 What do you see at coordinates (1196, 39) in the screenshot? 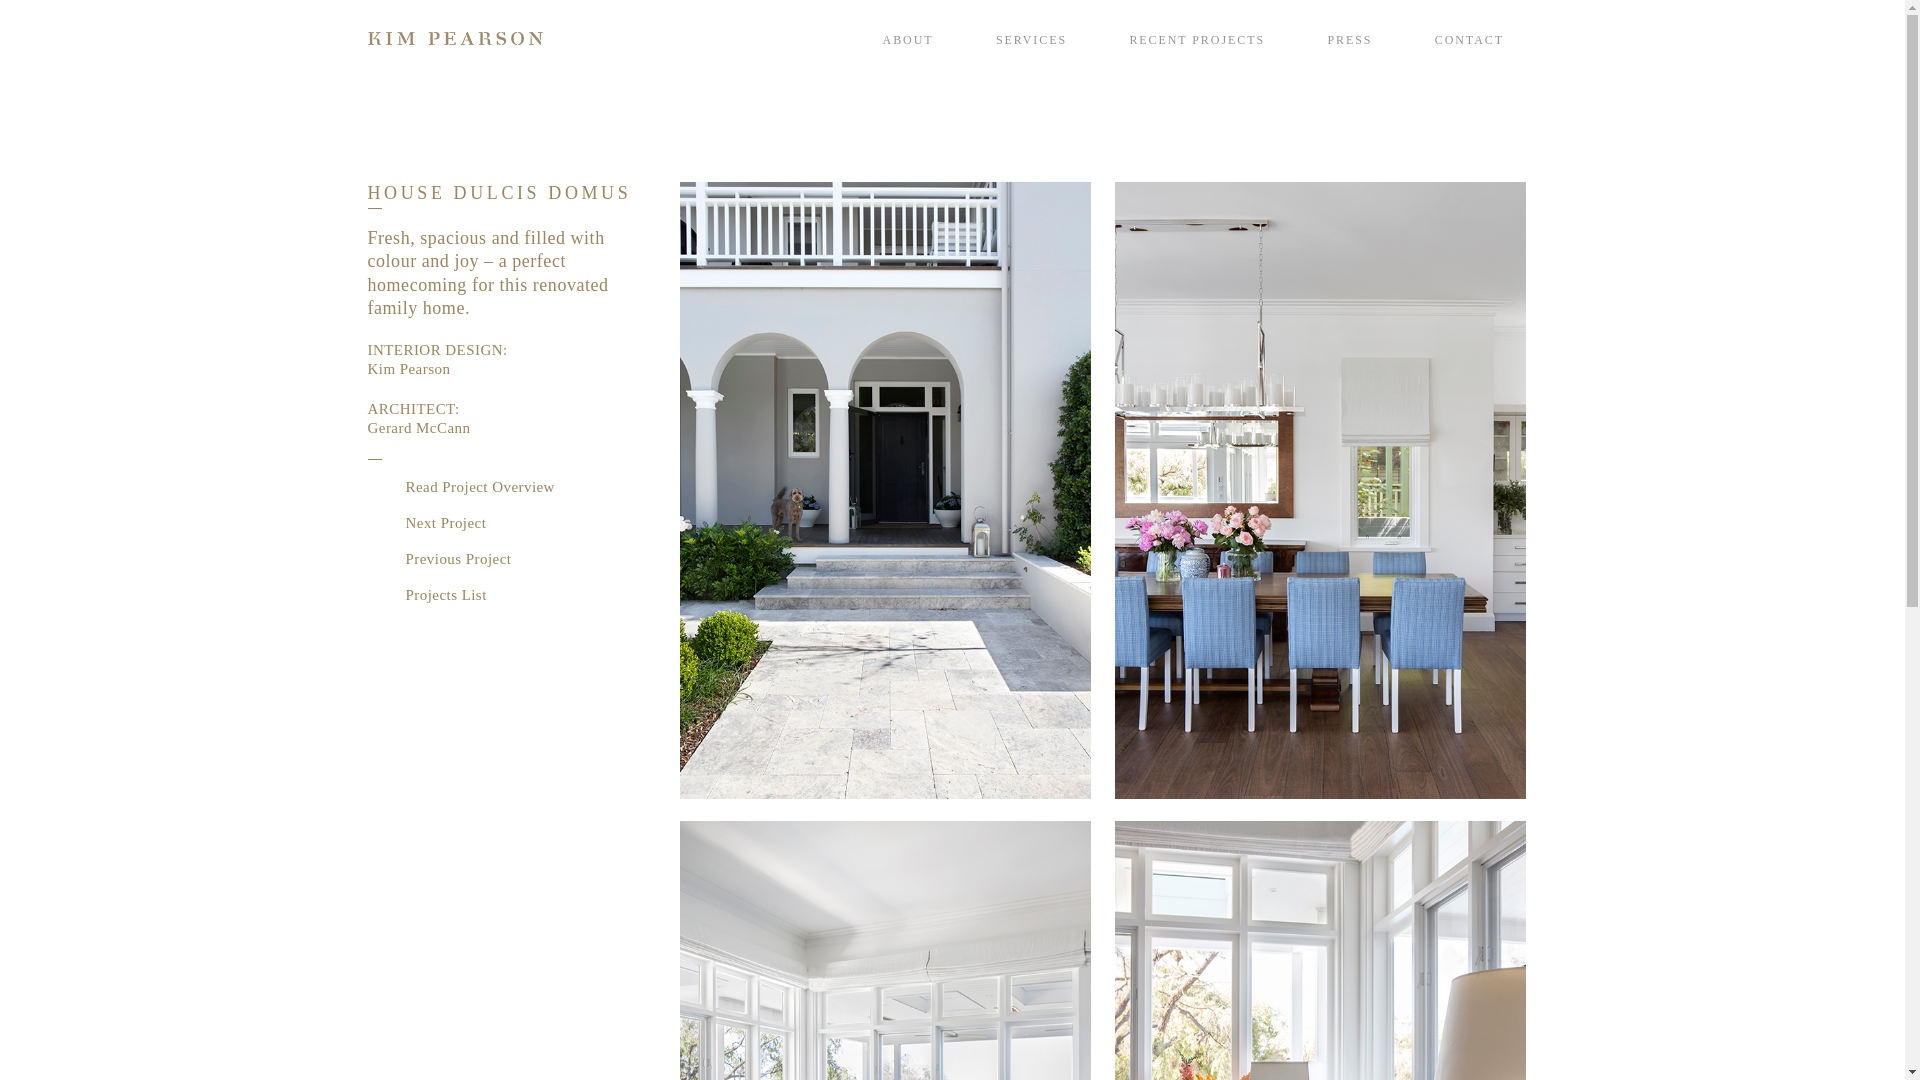
I see `'RECENT PROJECTS'` at bounding box center [1196, 39].